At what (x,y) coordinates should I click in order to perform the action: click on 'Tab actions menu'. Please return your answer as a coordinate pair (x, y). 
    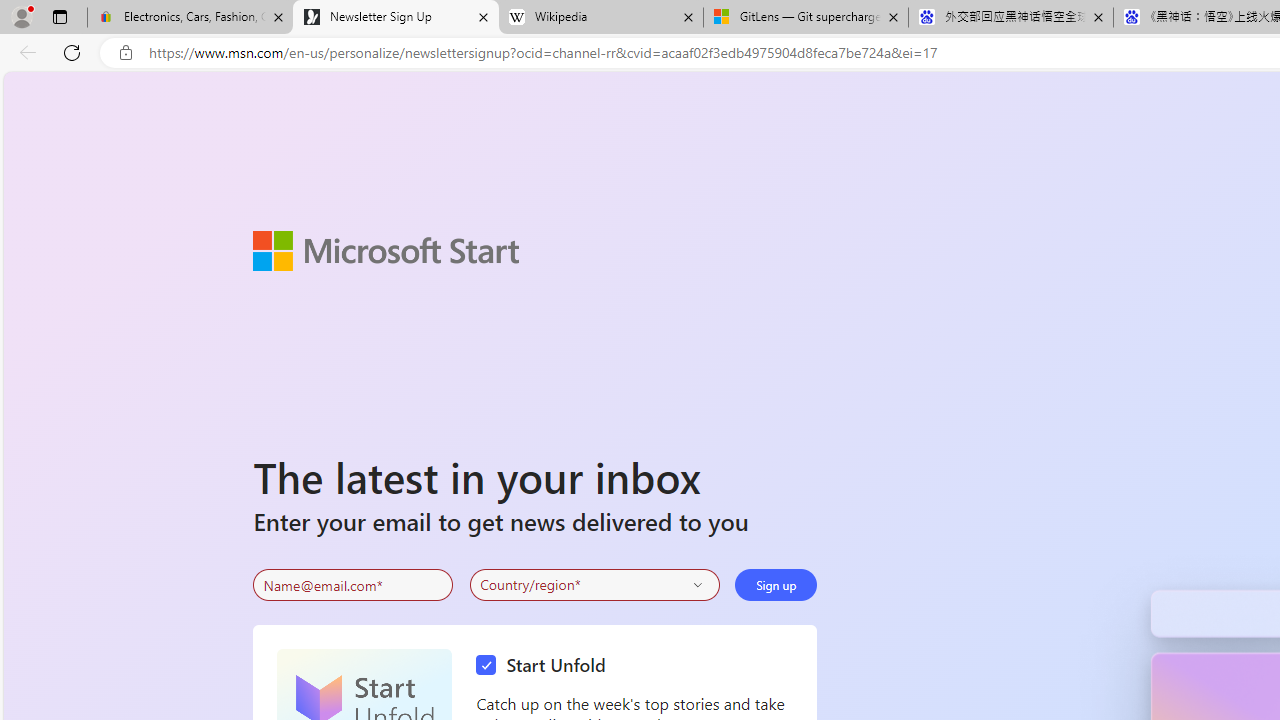
    Looking at the image, I should click on (59, 16).